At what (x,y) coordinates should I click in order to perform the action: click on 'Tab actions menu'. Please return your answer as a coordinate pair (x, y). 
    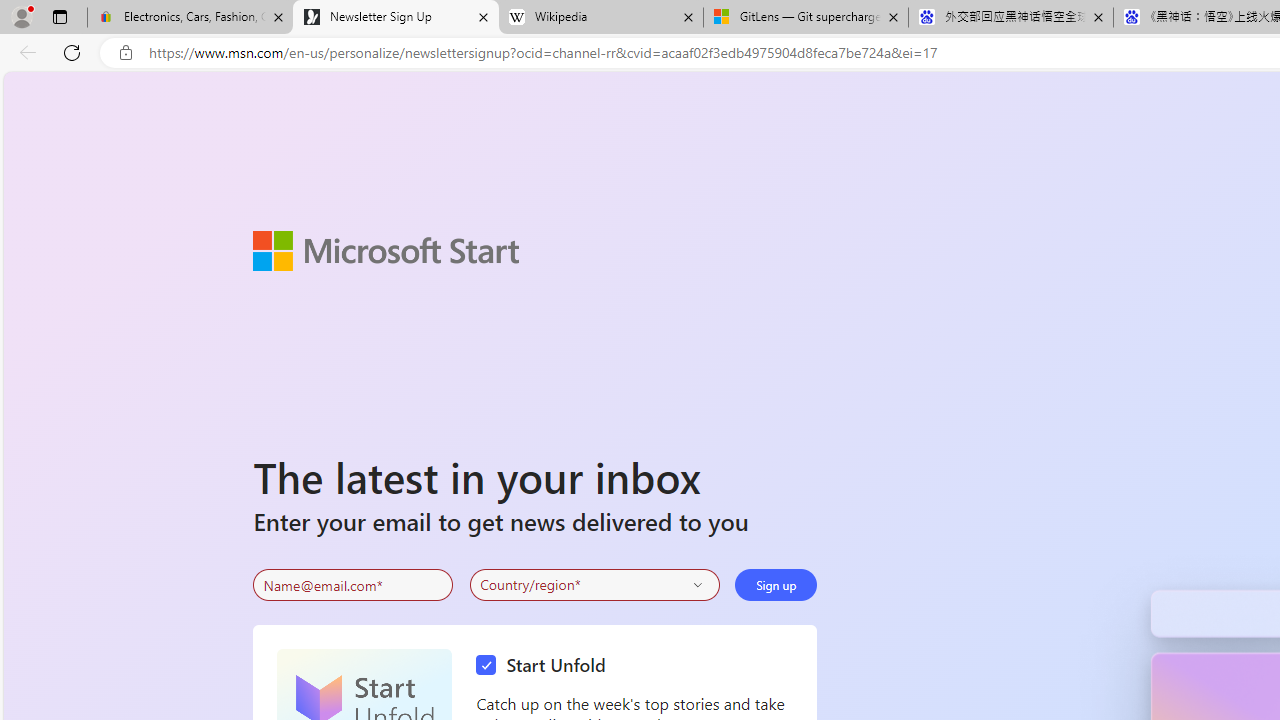
    Looking at the image, I should click on (59, 16).